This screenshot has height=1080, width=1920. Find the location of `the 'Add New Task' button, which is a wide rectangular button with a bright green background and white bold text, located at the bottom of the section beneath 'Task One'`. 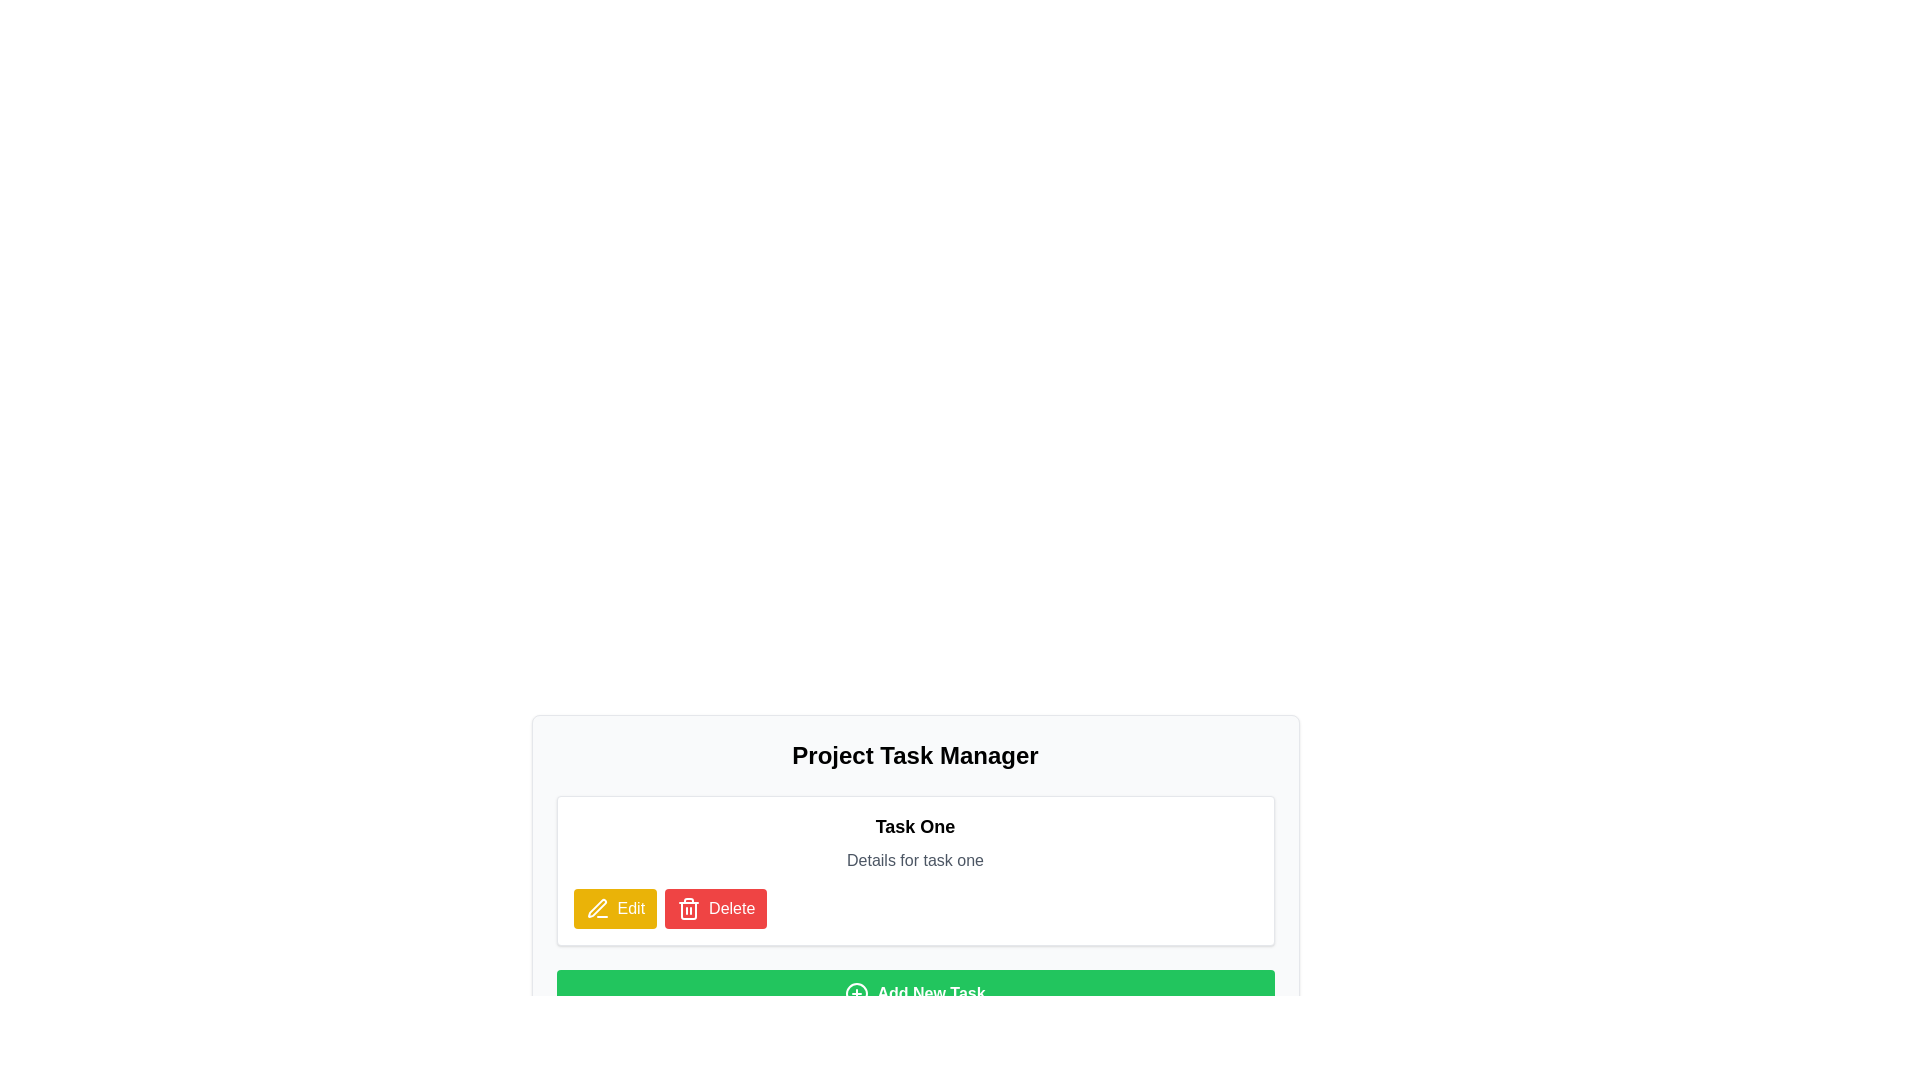

the 'Add New Task' button, which is a wide rectangular button with a bright green background and white bold text, located at the bottom of the section beneath 'Task One' is located at coordinates (914, 994).